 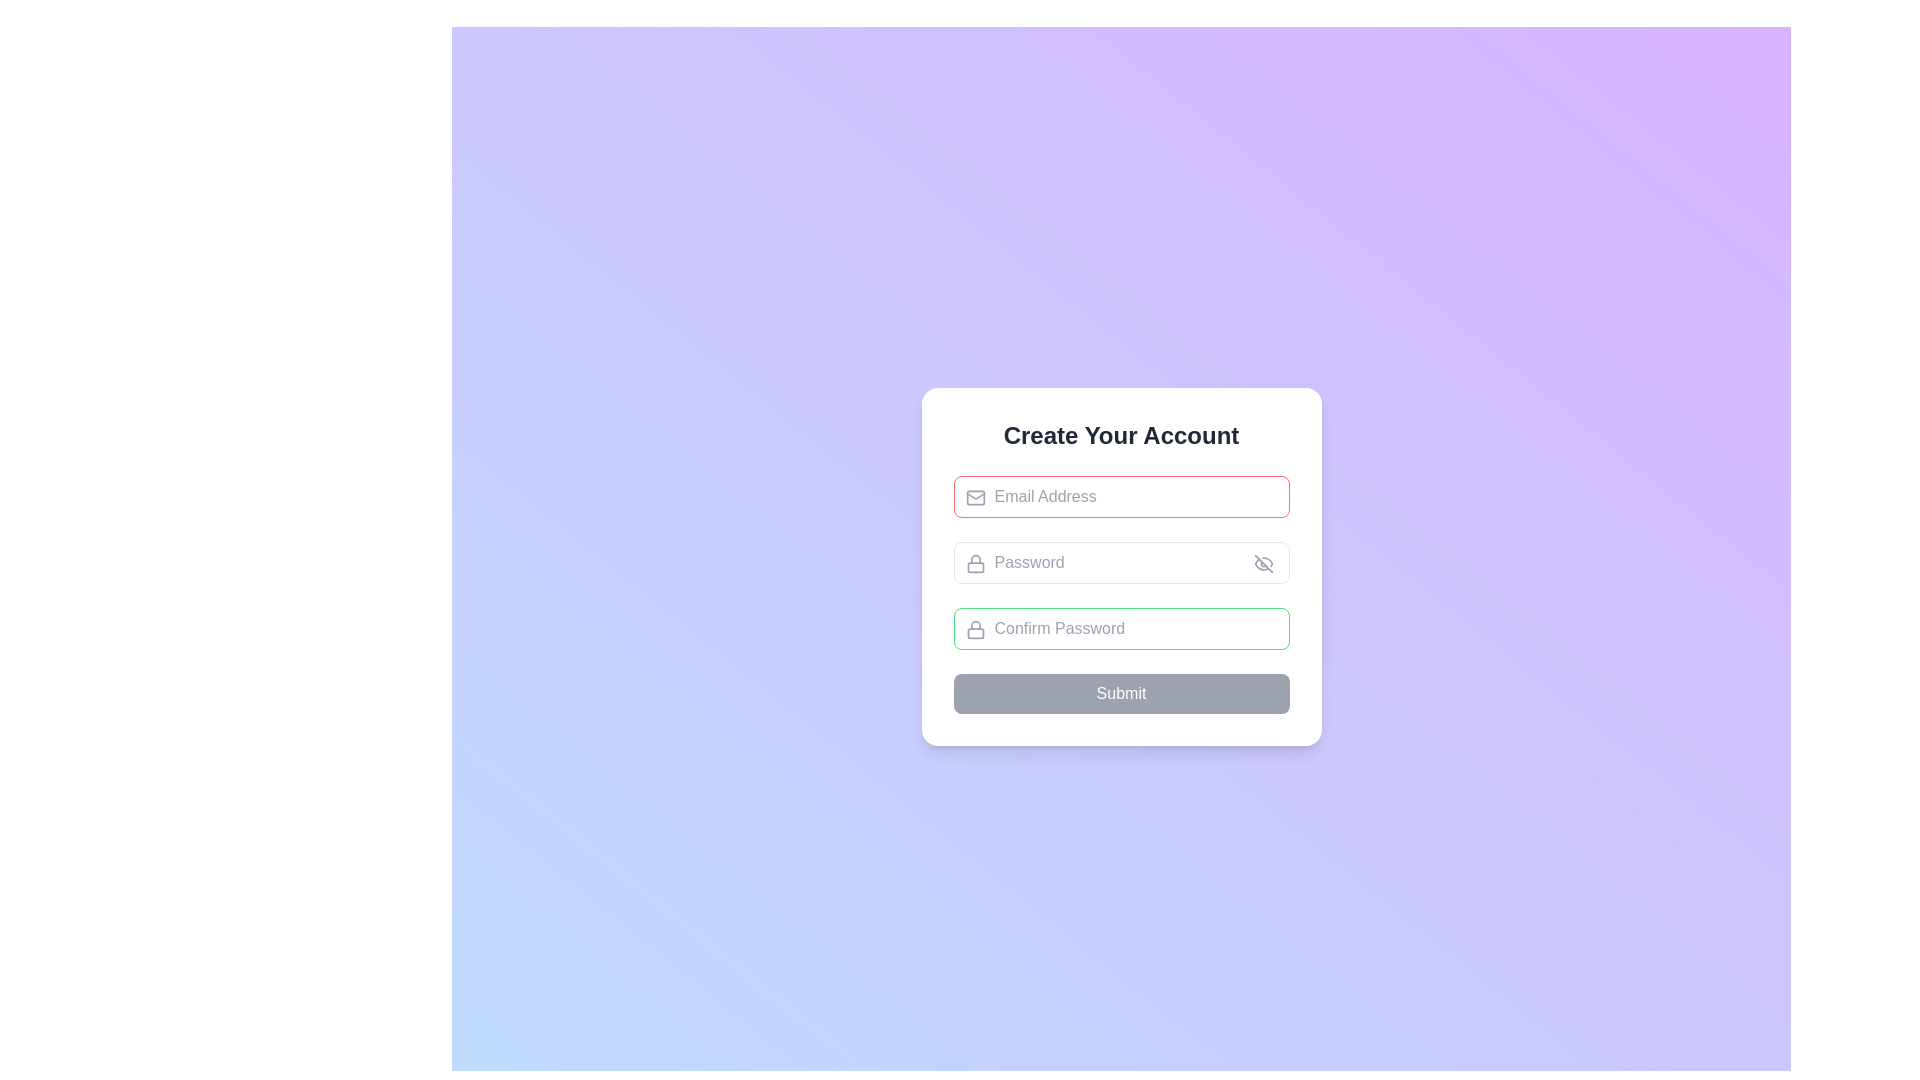 What do you see at coordinates (1262, 563) in the screenshot?
I see `the eye icon indicating hidden password status in the 'Password' input field, which is located at the right side of the field` at bounding box center [1262, 563].